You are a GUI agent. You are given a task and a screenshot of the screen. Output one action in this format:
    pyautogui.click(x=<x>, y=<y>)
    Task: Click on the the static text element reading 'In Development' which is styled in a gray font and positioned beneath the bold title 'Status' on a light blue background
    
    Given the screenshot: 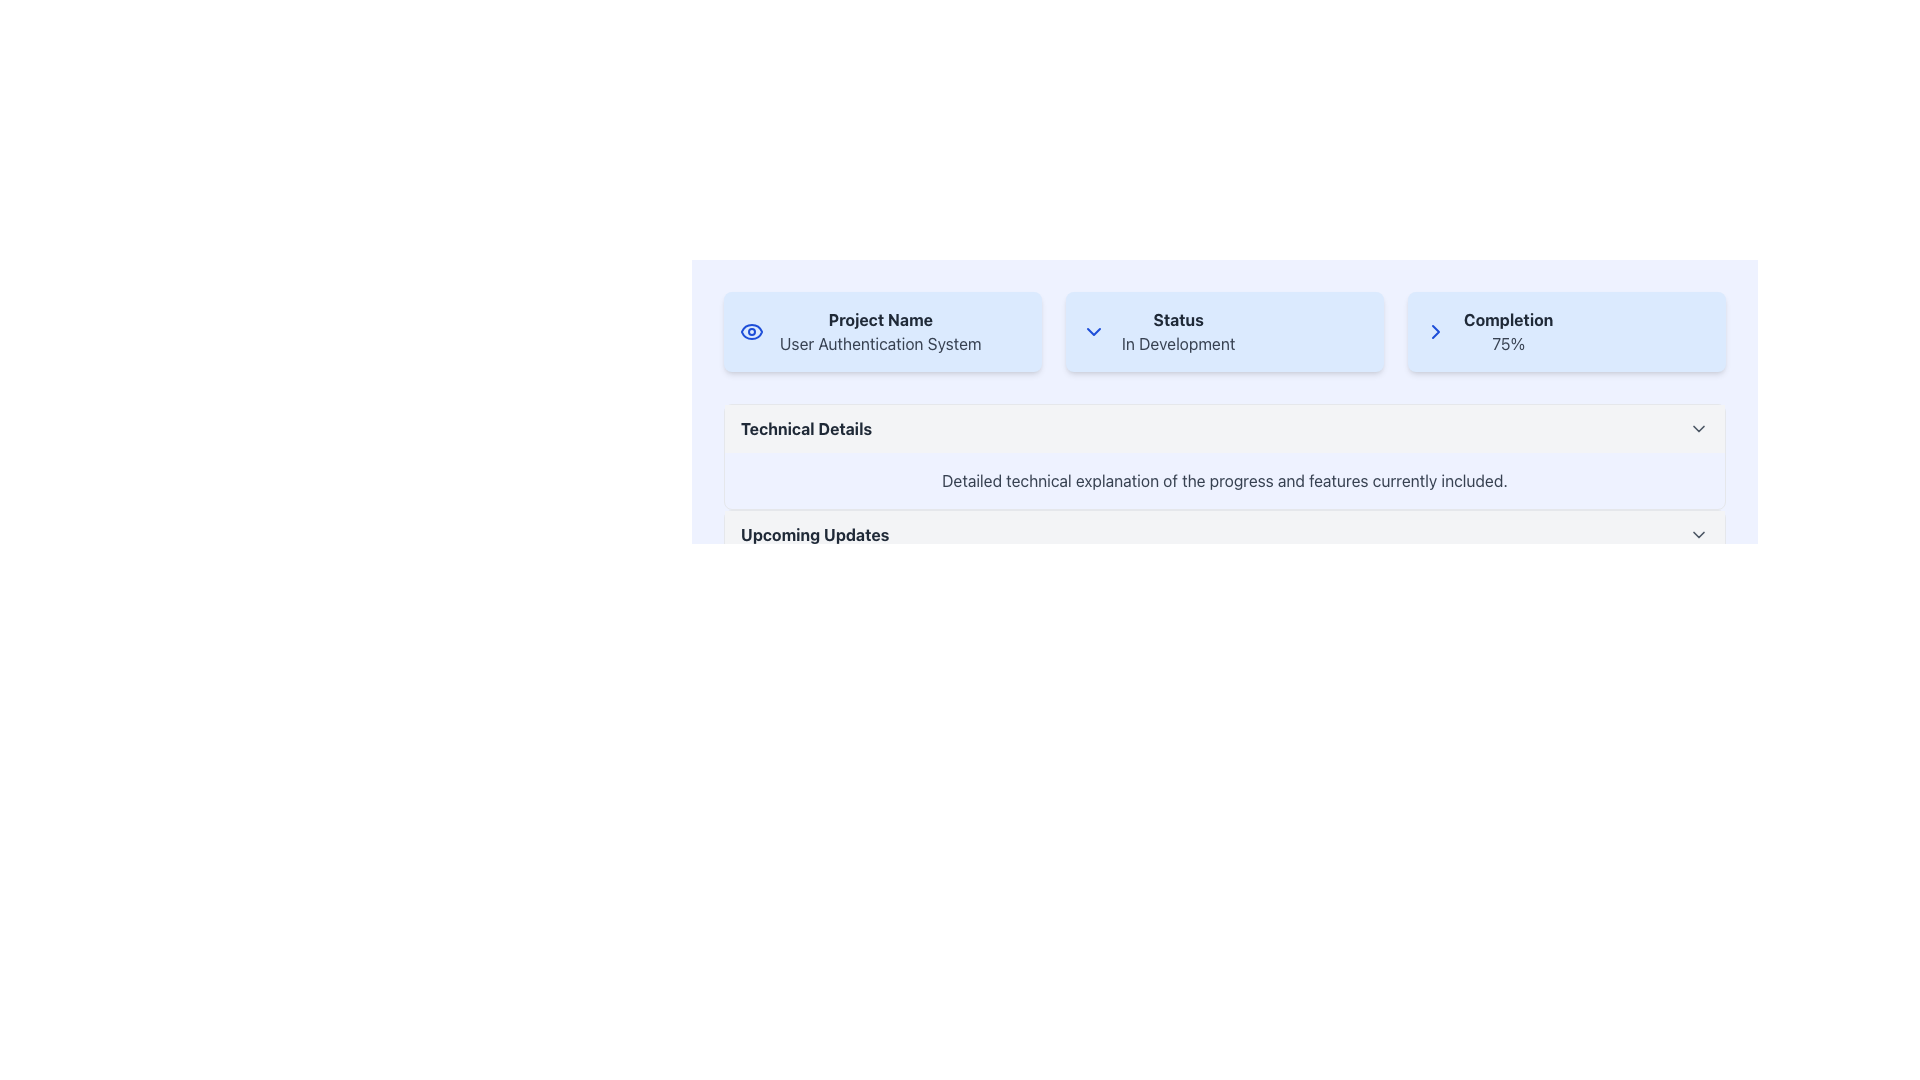 What is the action you would take?
    pyautogui.click(x=1178, y=342)
    